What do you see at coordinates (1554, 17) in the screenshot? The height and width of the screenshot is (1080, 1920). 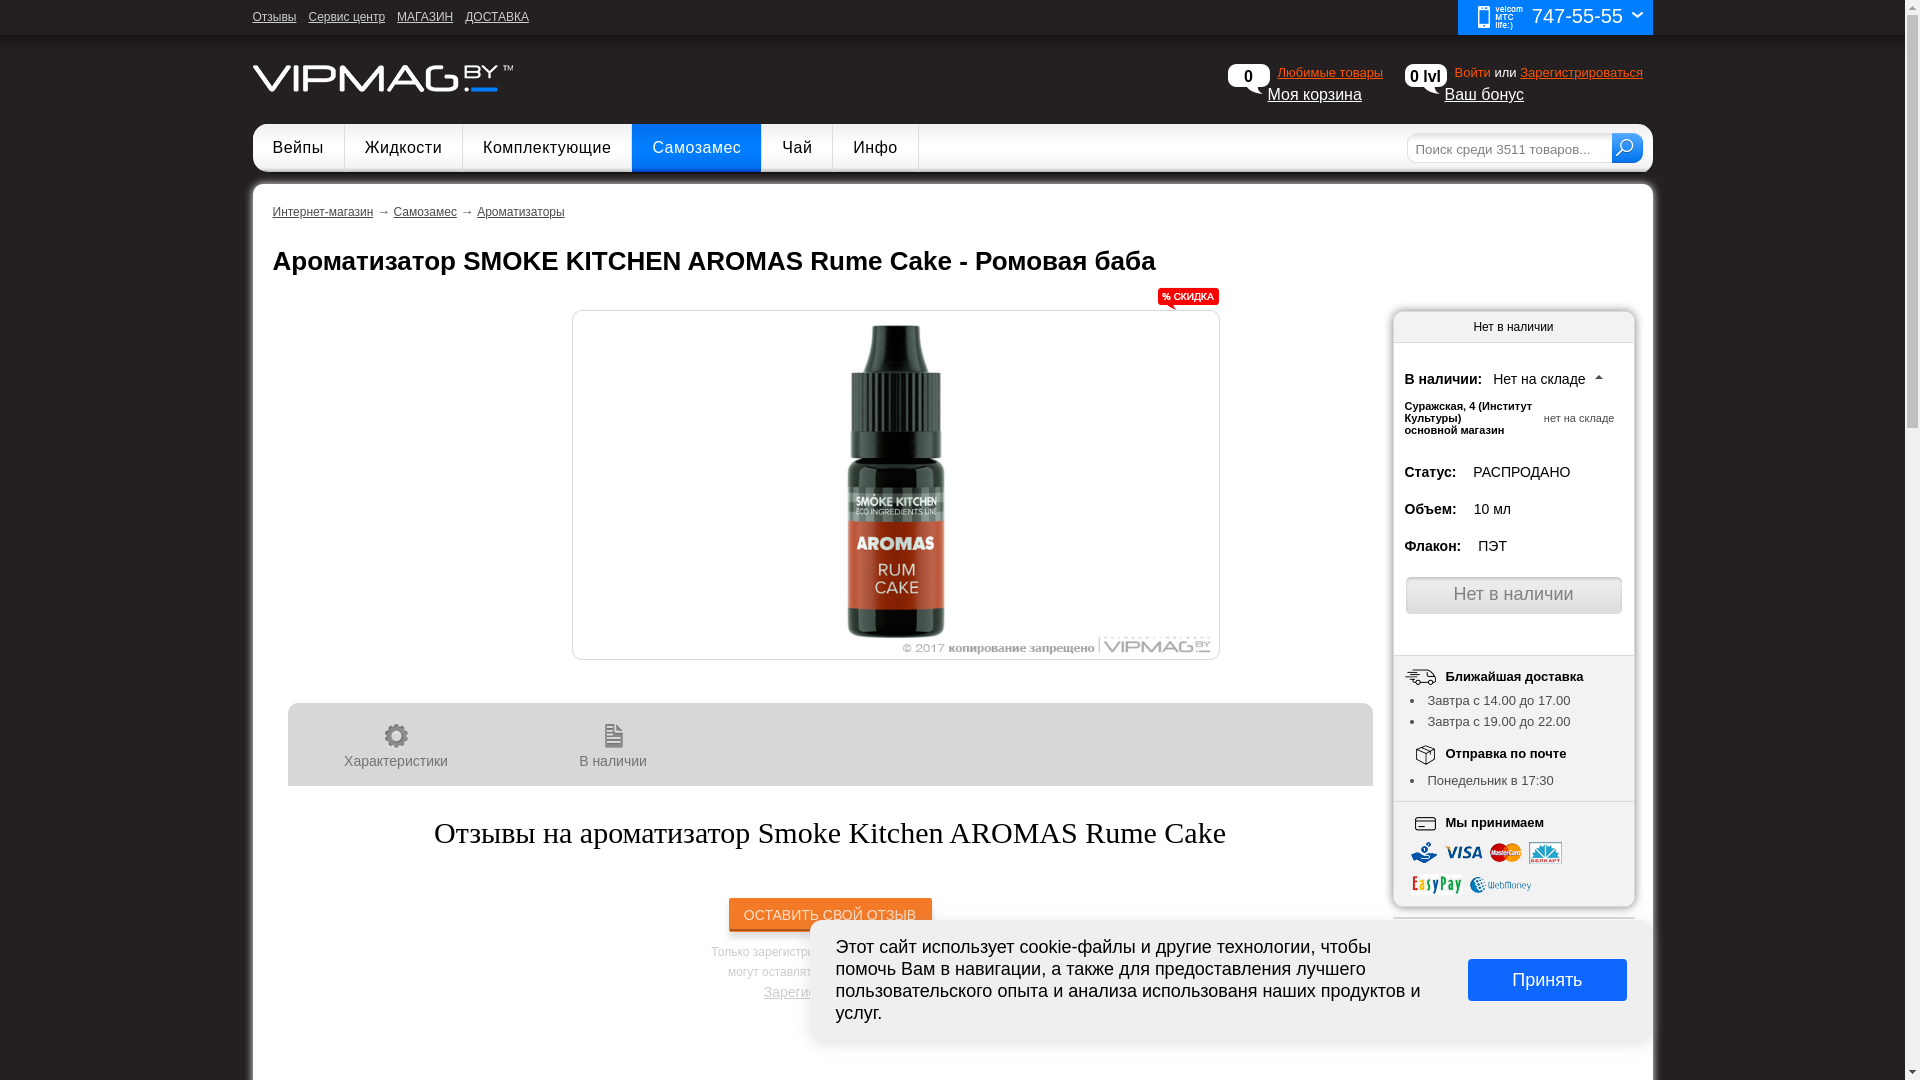 I see `'747-55-55'` at bounding box center [1554, 17].